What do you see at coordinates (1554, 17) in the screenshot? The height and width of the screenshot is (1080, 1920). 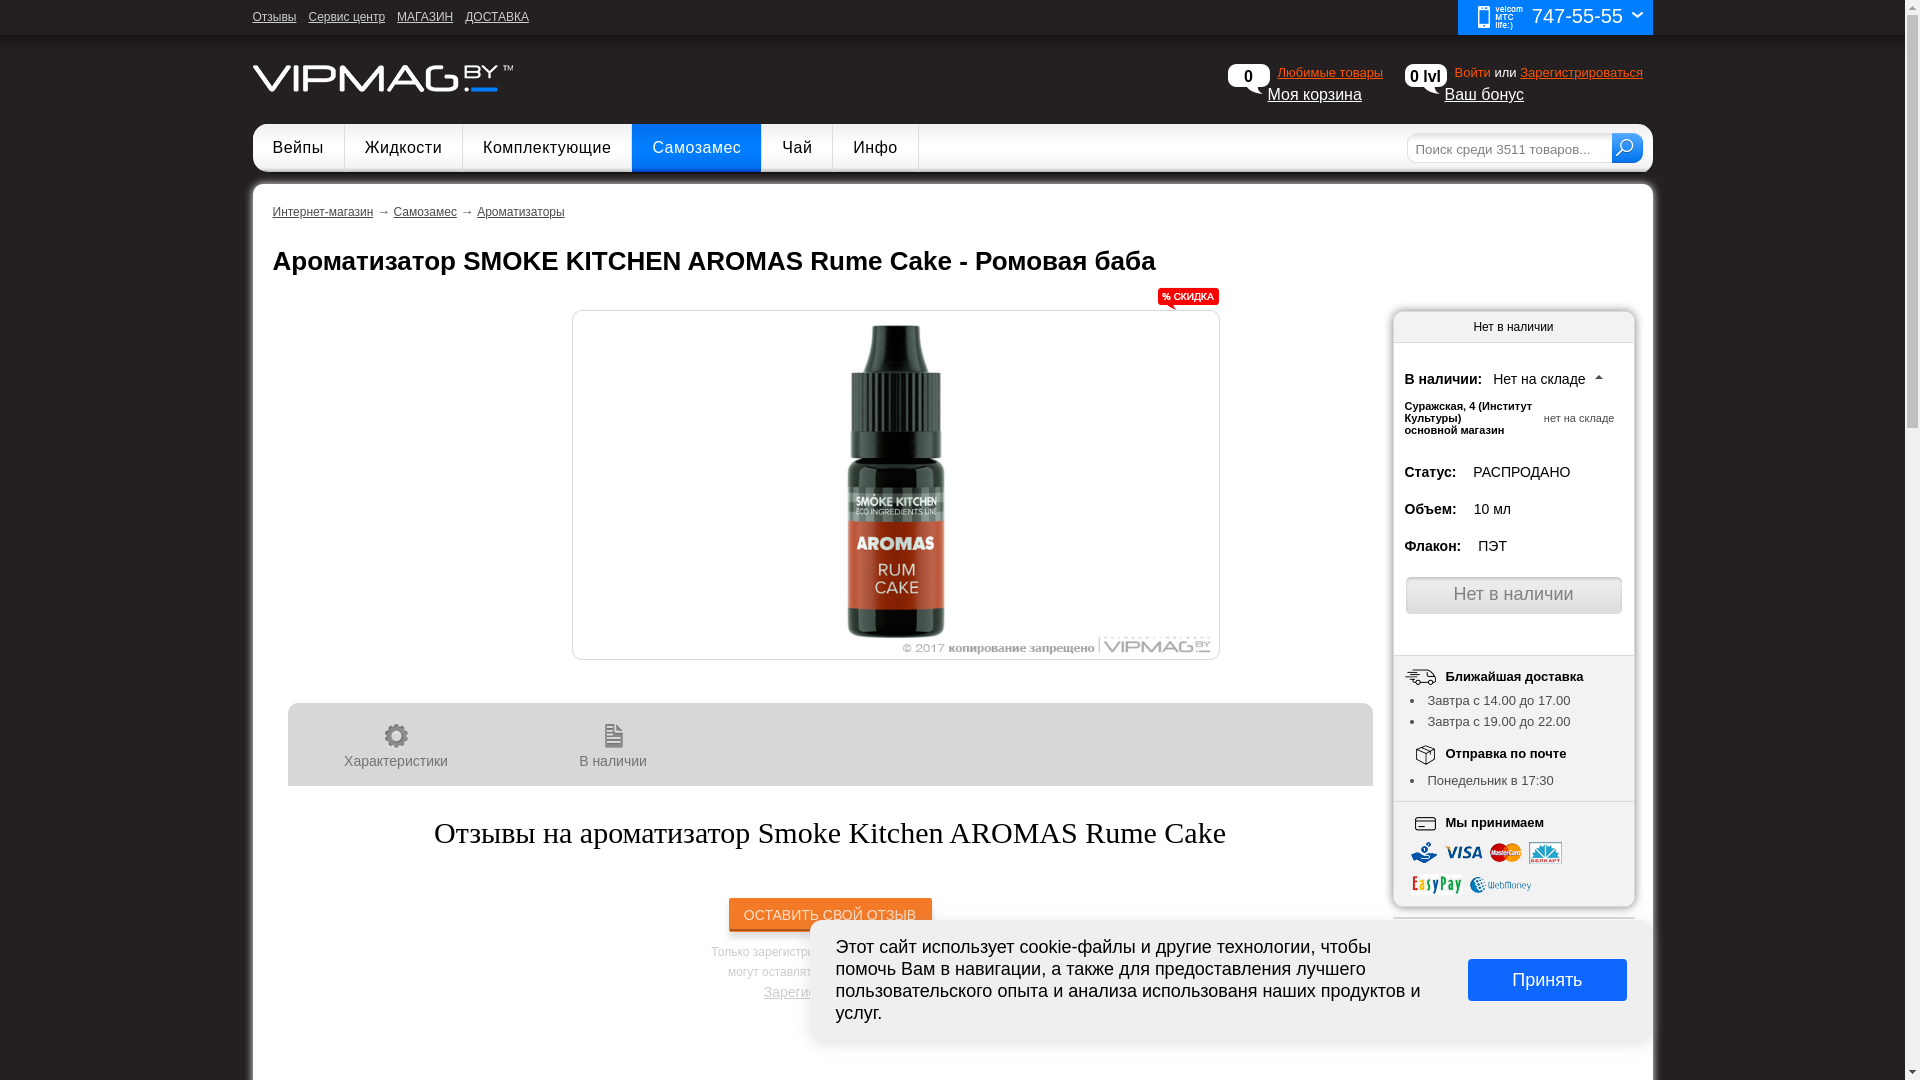 I see `'747-55-55'` at bounding box center [1554, 17].